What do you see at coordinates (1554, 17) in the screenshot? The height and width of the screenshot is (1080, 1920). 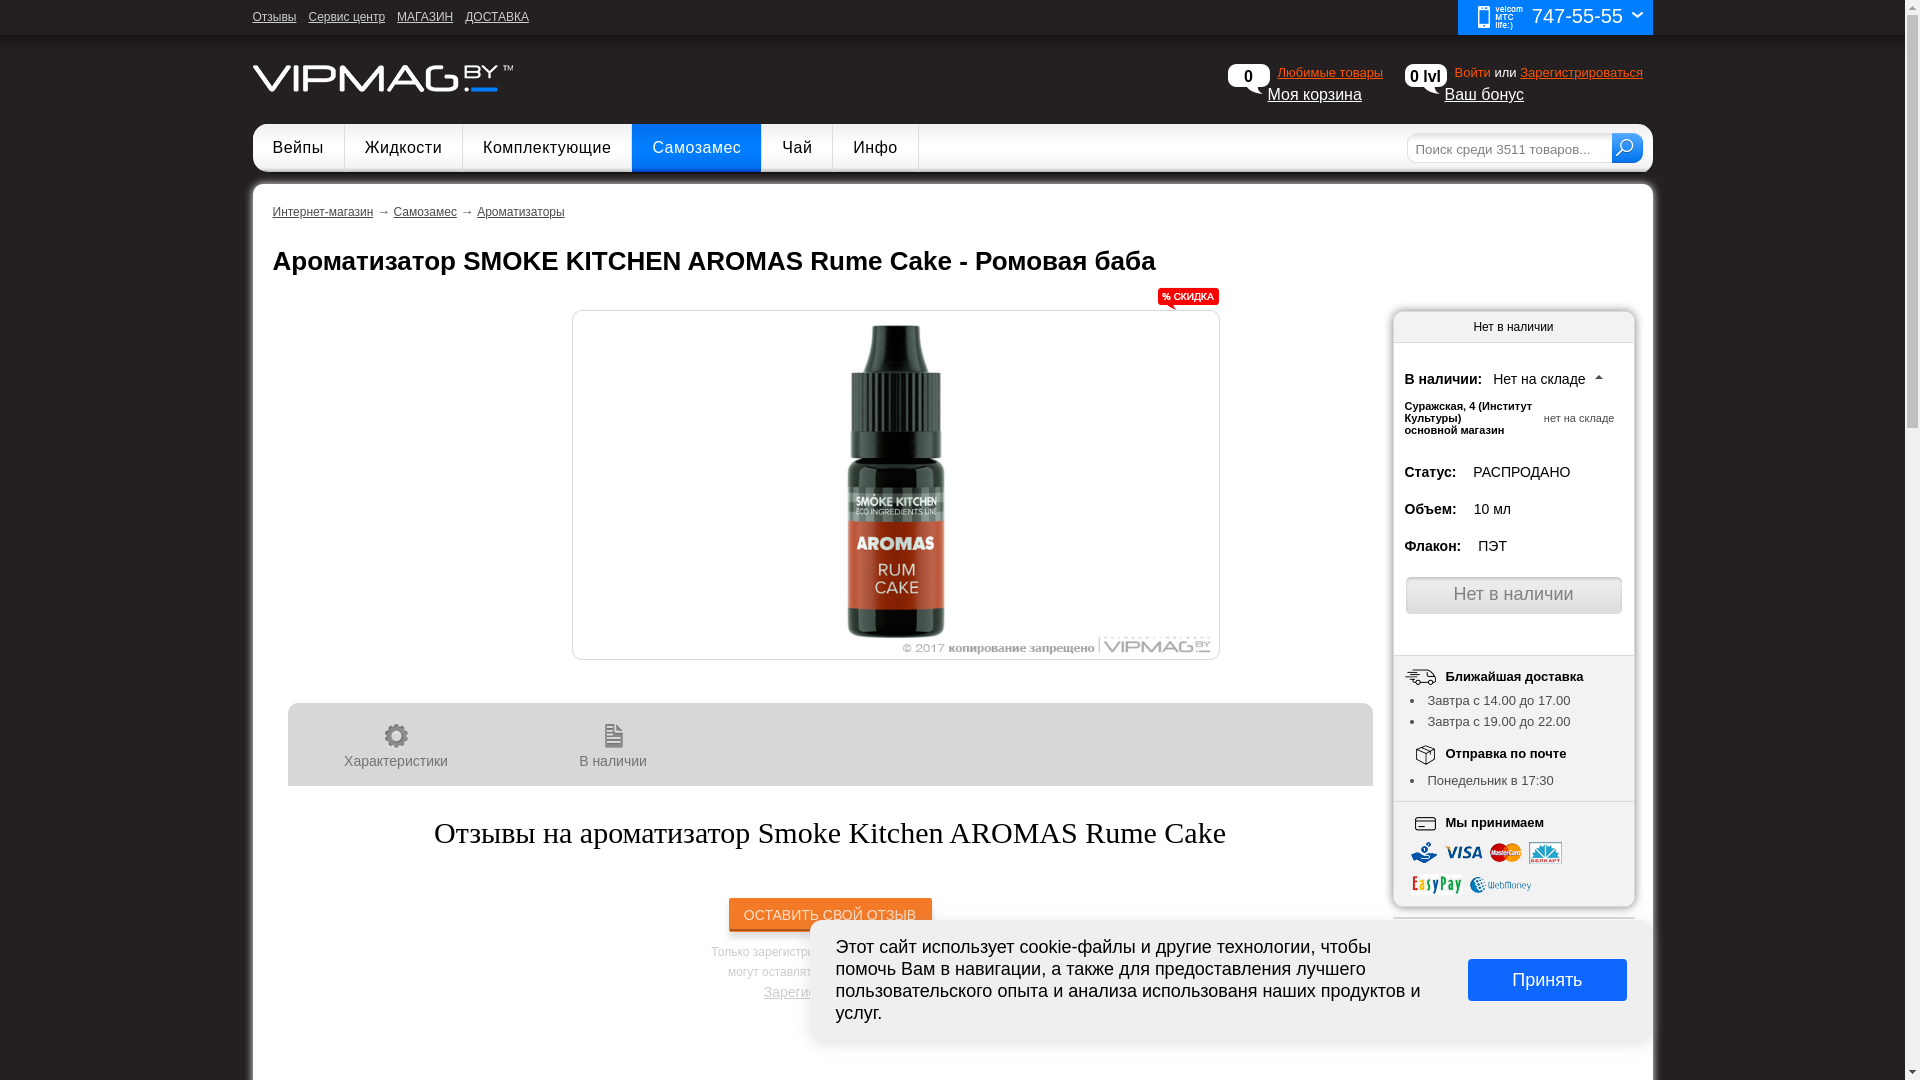 I see `'747-55-55'` at bounding box center [1554, 17].